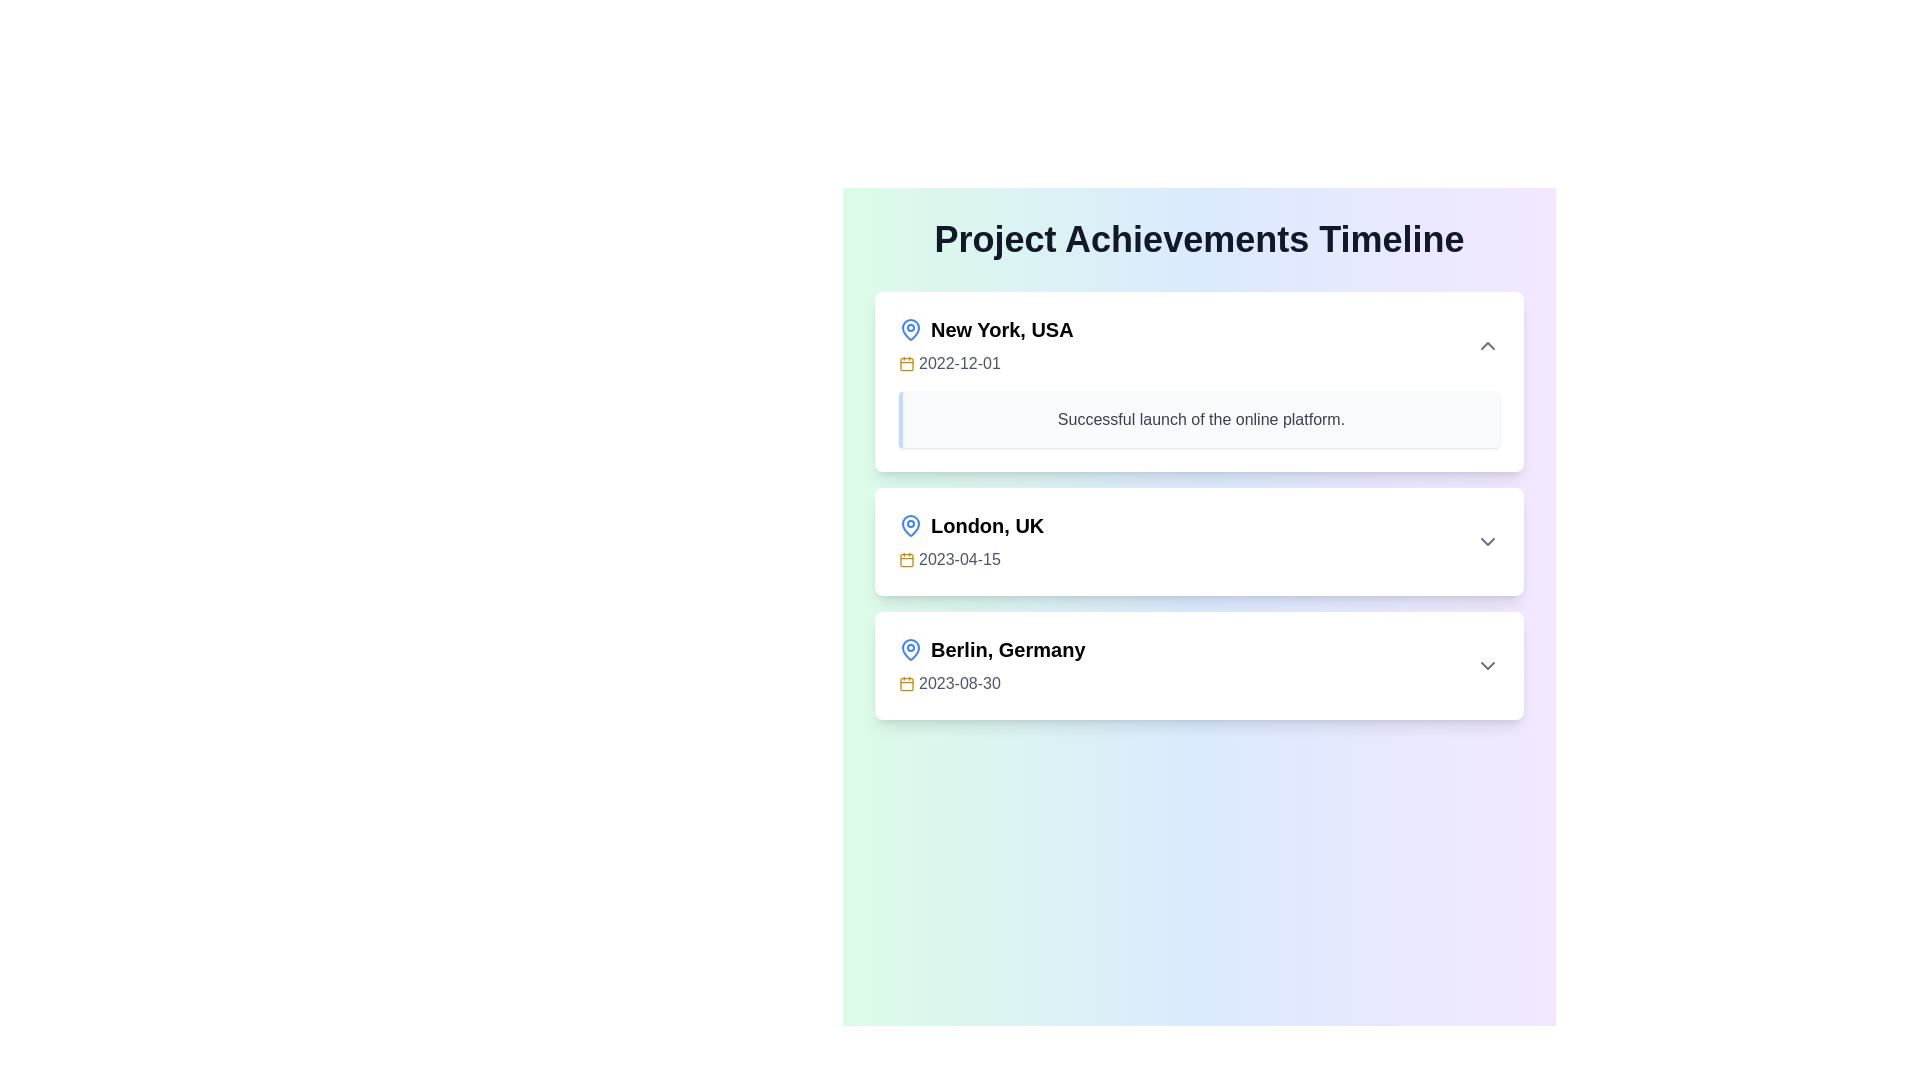  Describe the element at coordinates (1199, 542) in the screenshot. I see `information presented on the second card in the timeline display, which contains textual and iconographic information about an event located between the 'New York, USA' card above and the 'Berlin, Germany' card below` at that location.